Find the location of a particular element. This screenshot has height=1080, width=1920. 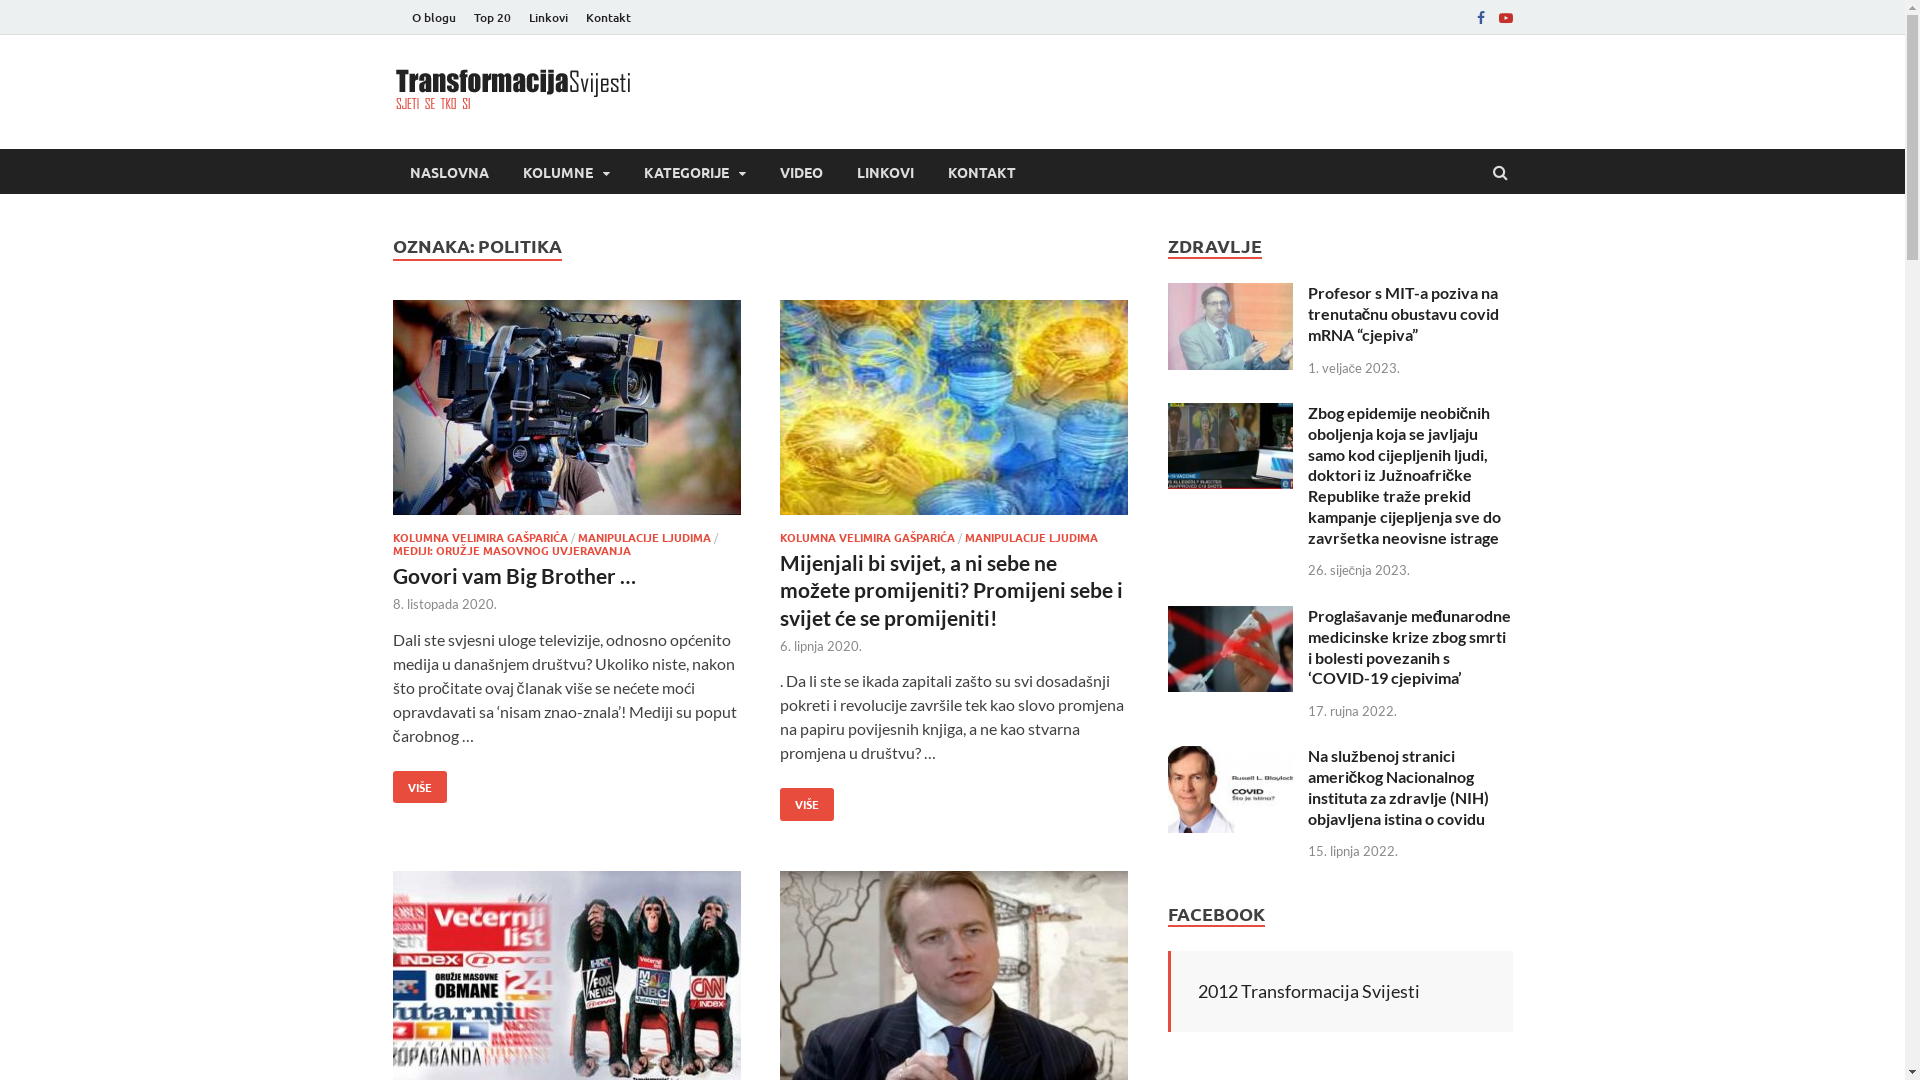

'VIDEO' is located at coordinates (761, 170).